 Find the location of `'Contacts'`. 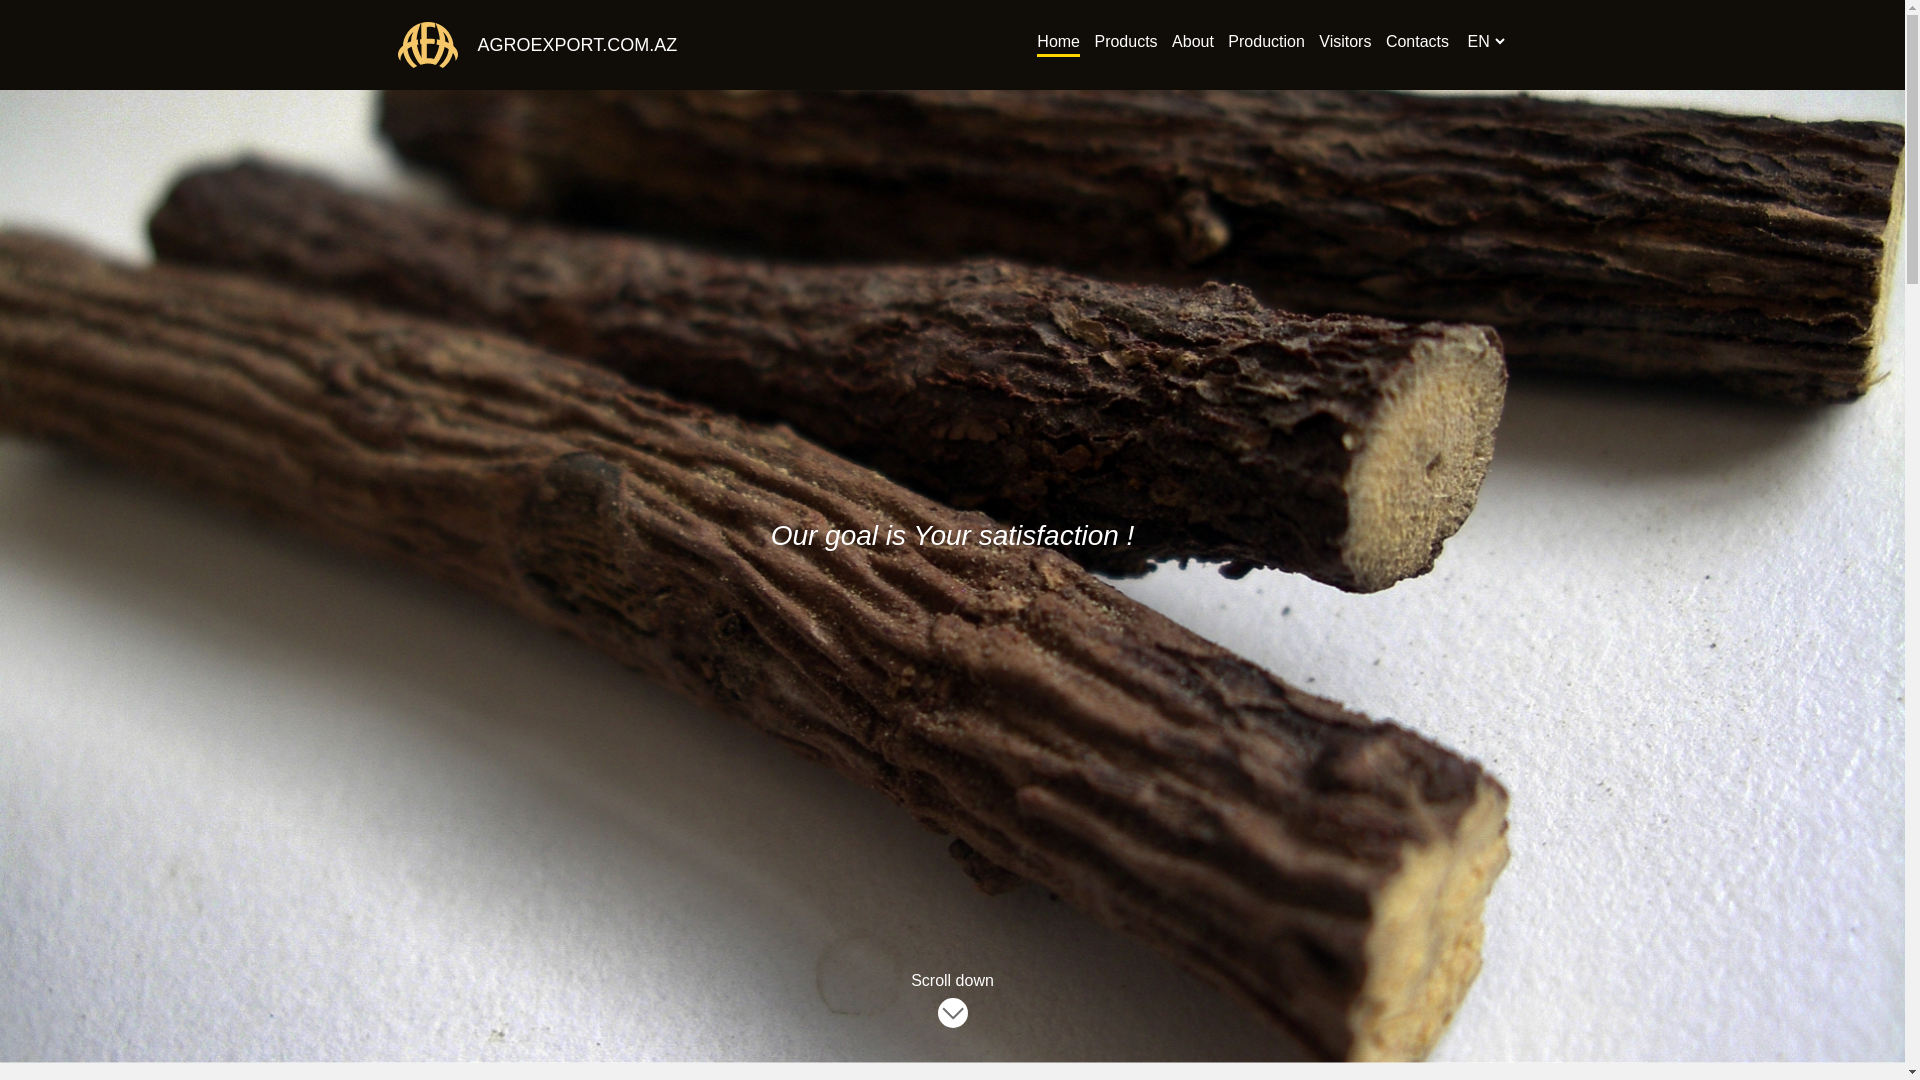

'Contacts' is located at coordinates (1416, 43).